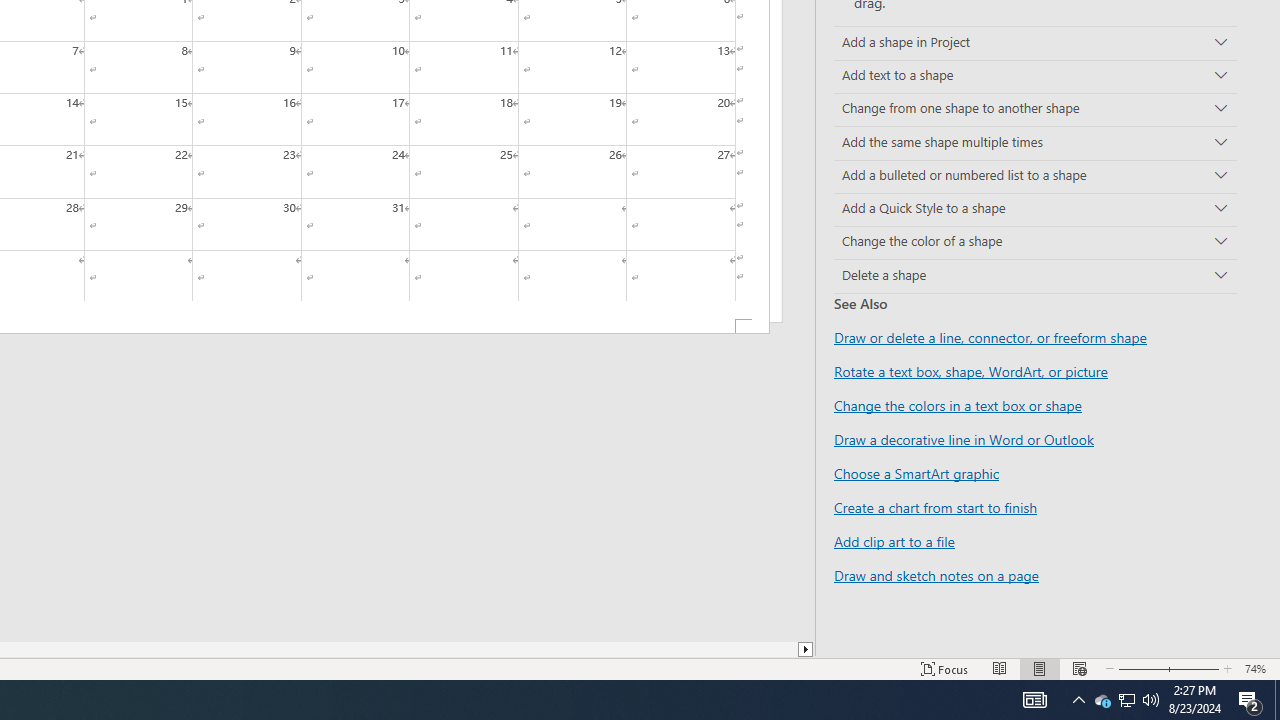 The image size is (1280, 720). Describe the element at coordinates (1035, 43) in the screenshot. I see `'Add a shape in Project'` at that location.